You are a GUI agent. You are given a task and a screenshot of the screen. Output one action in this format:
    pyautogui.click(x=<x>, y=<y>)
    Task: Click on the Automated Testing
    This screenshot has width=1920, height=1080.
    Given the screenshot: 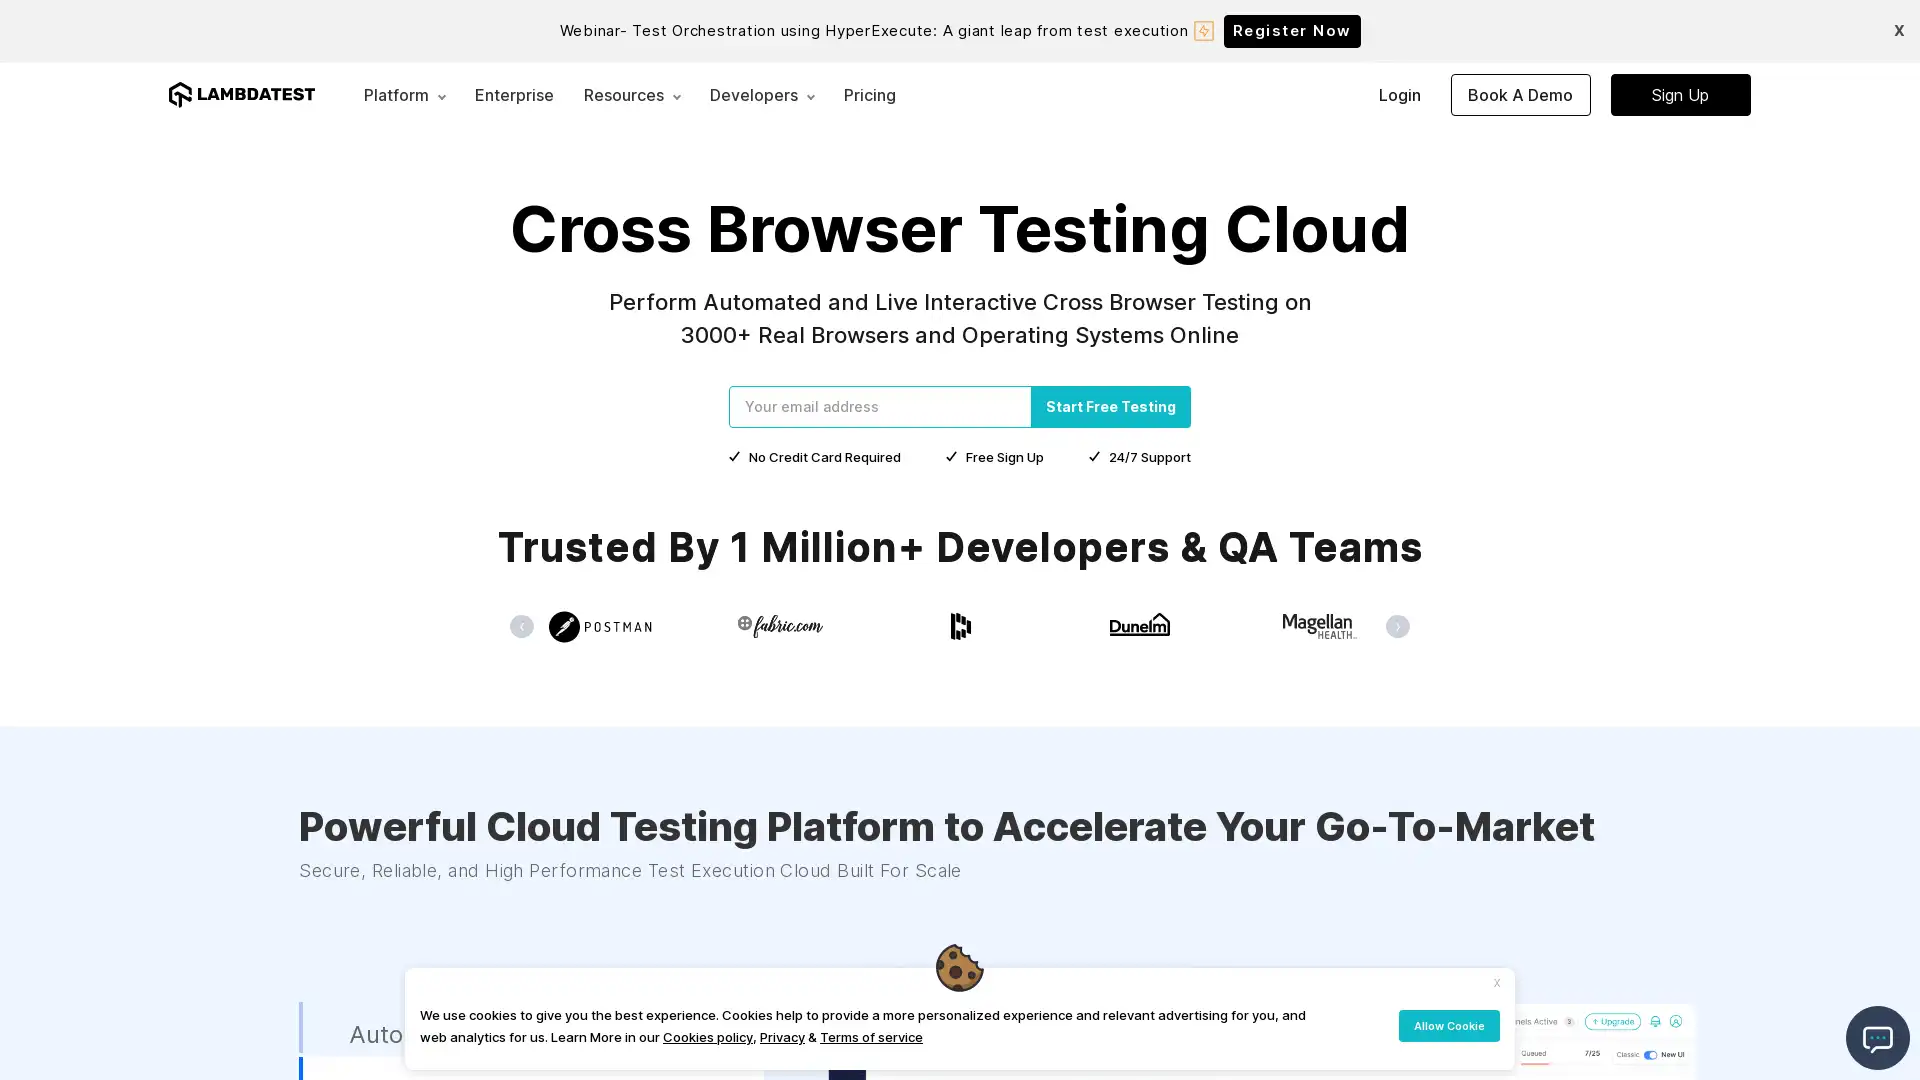 What is the action you would take?
    pyautogui.click(x=455, y=1019)
    